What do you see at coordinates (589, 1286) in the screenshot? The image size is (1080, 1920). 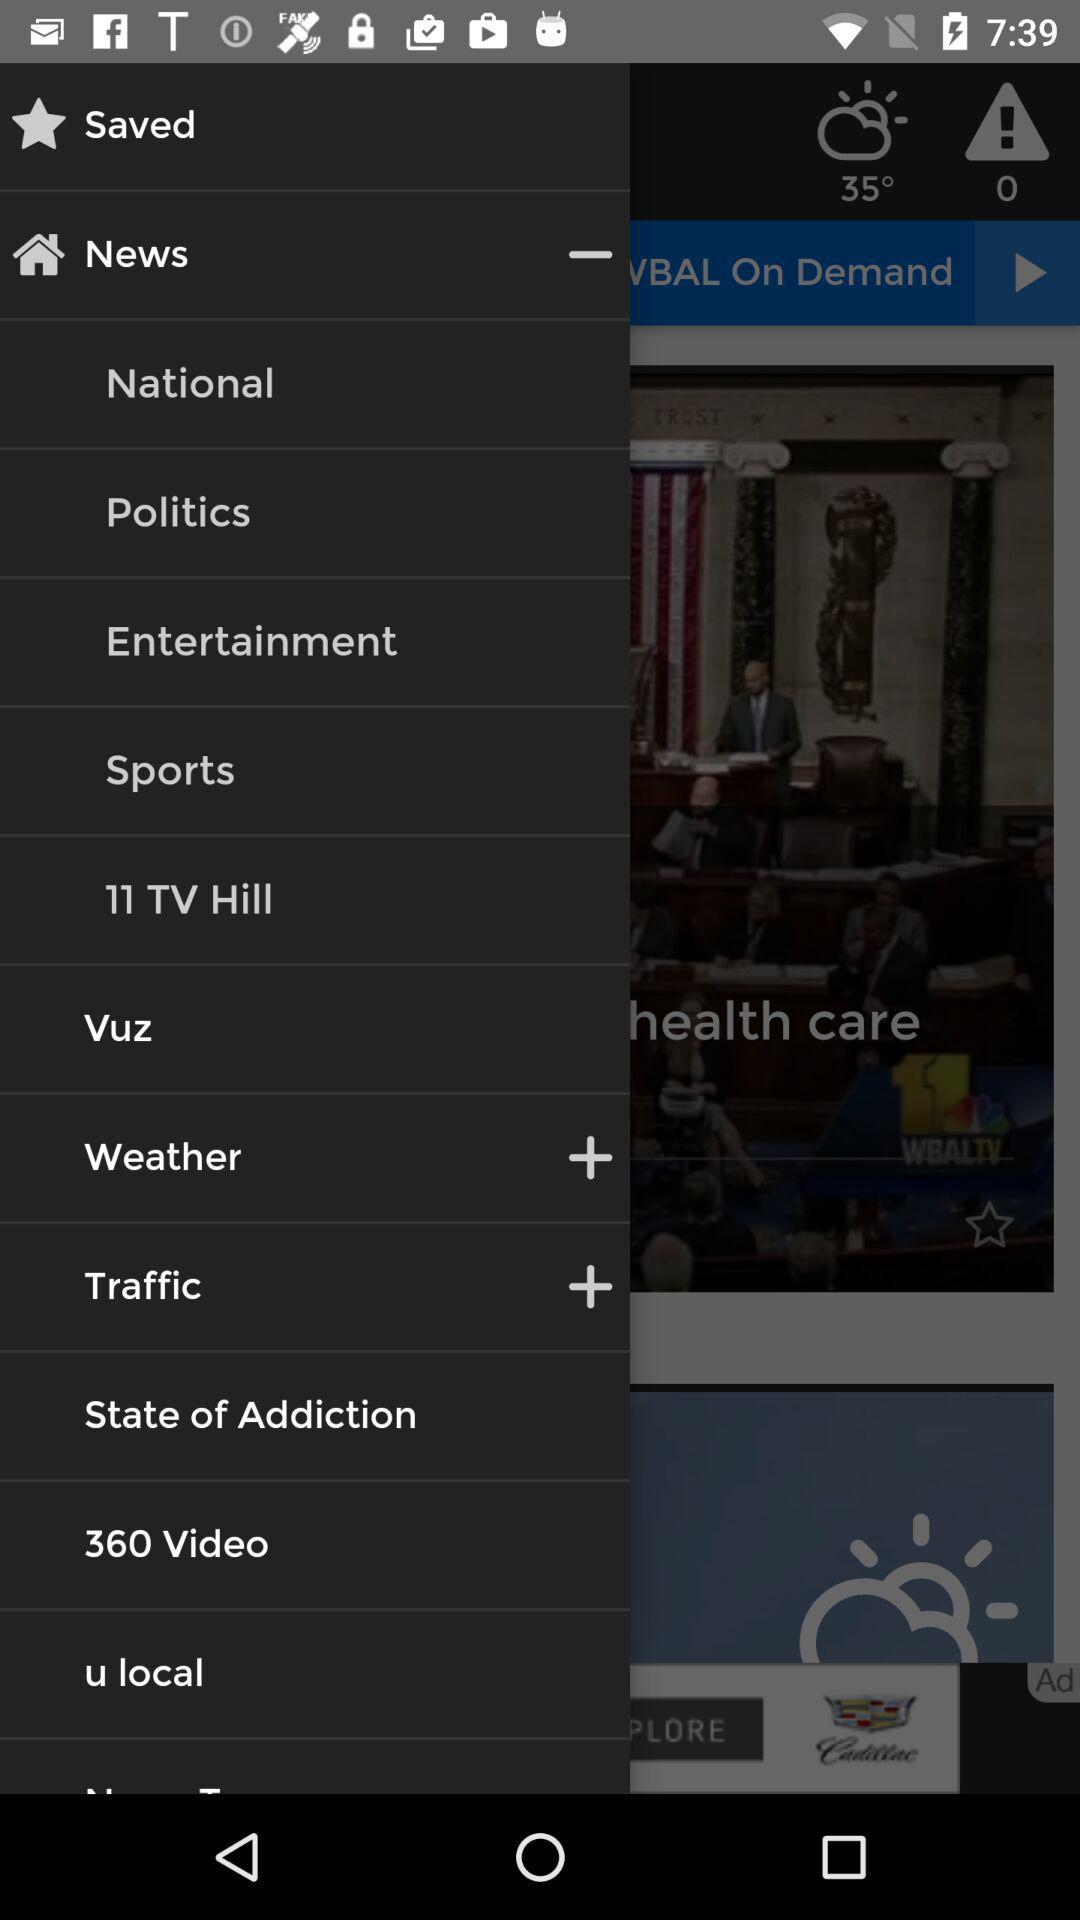 I see `beside traffic` at bounding box center [589, 1286].